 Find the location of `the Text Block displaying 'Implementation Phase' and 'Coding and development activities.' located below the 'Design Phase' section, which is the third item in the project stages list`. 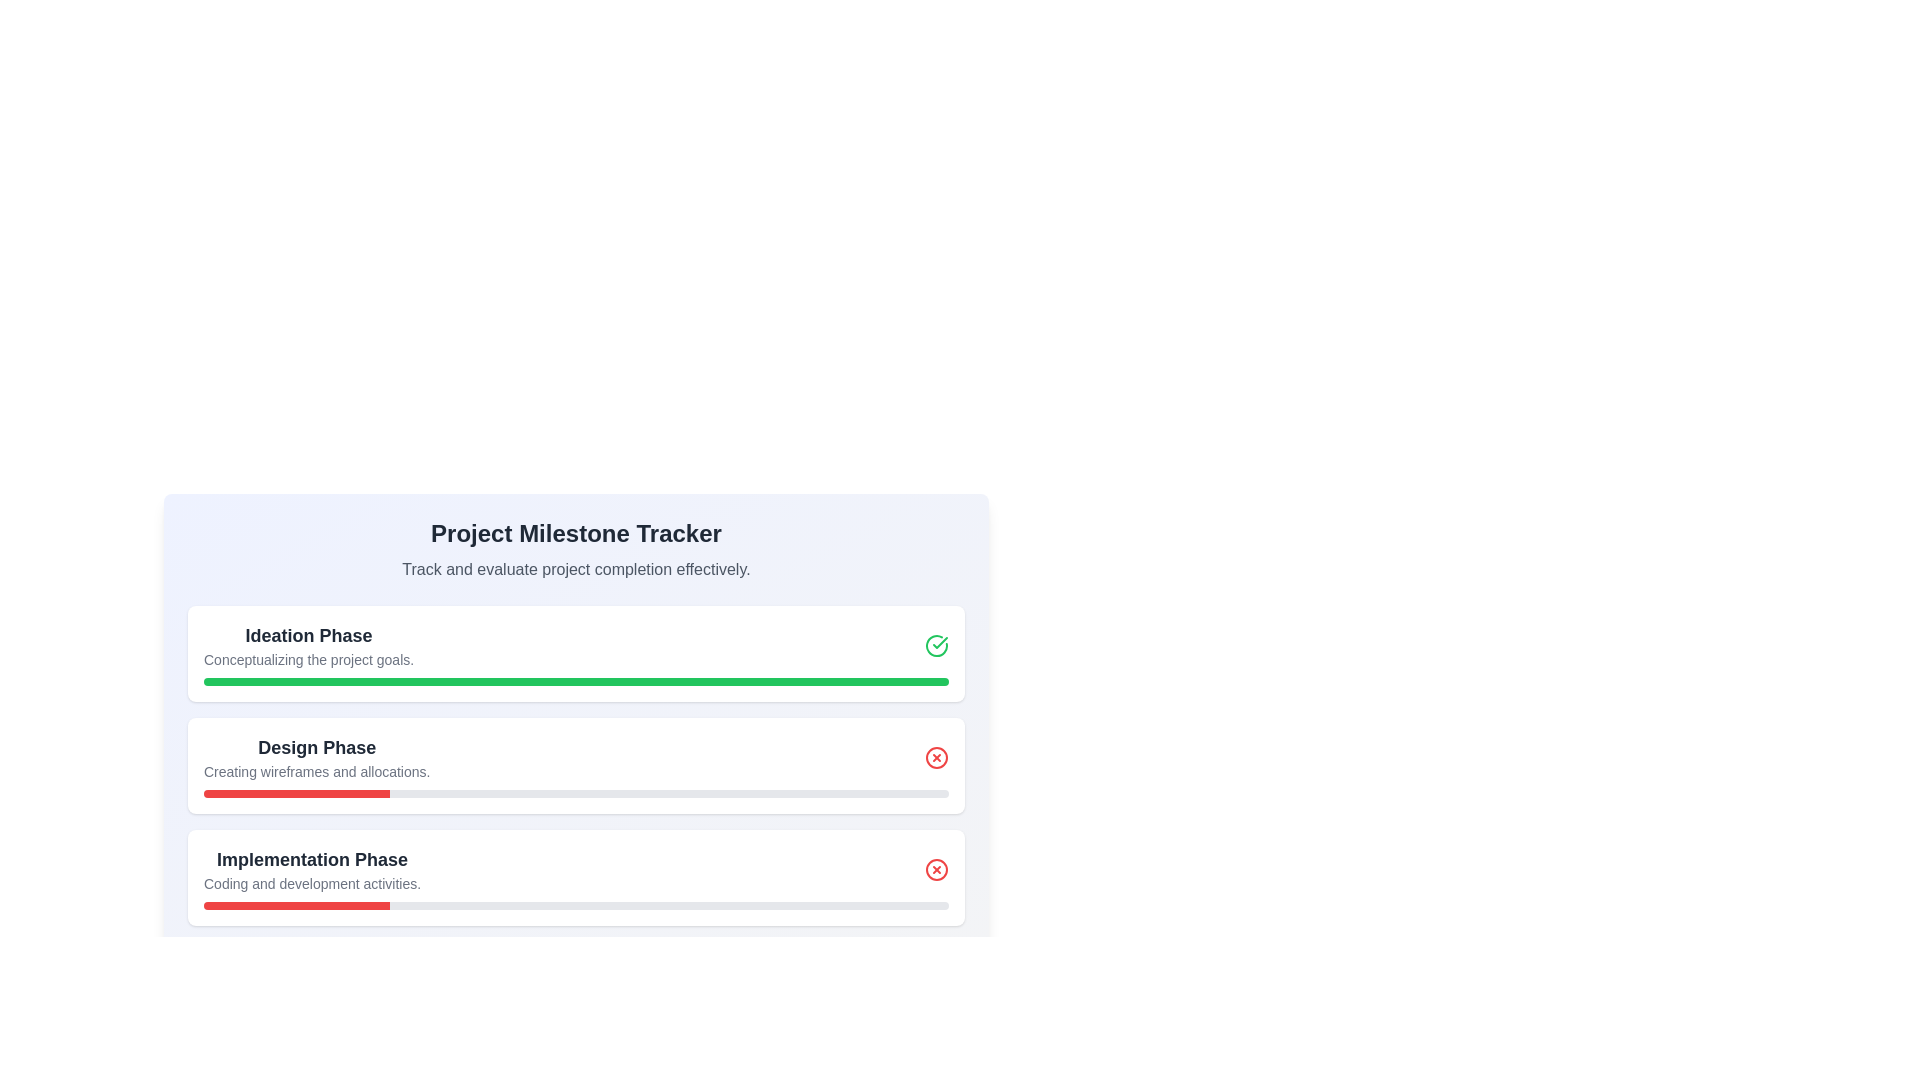

the Text Block displaying 'Implementation Phase' and 'Coding and development activities.' located below the 'Design Phase' section, which is the third item in the project stages list is located at coordinates (311, 869).